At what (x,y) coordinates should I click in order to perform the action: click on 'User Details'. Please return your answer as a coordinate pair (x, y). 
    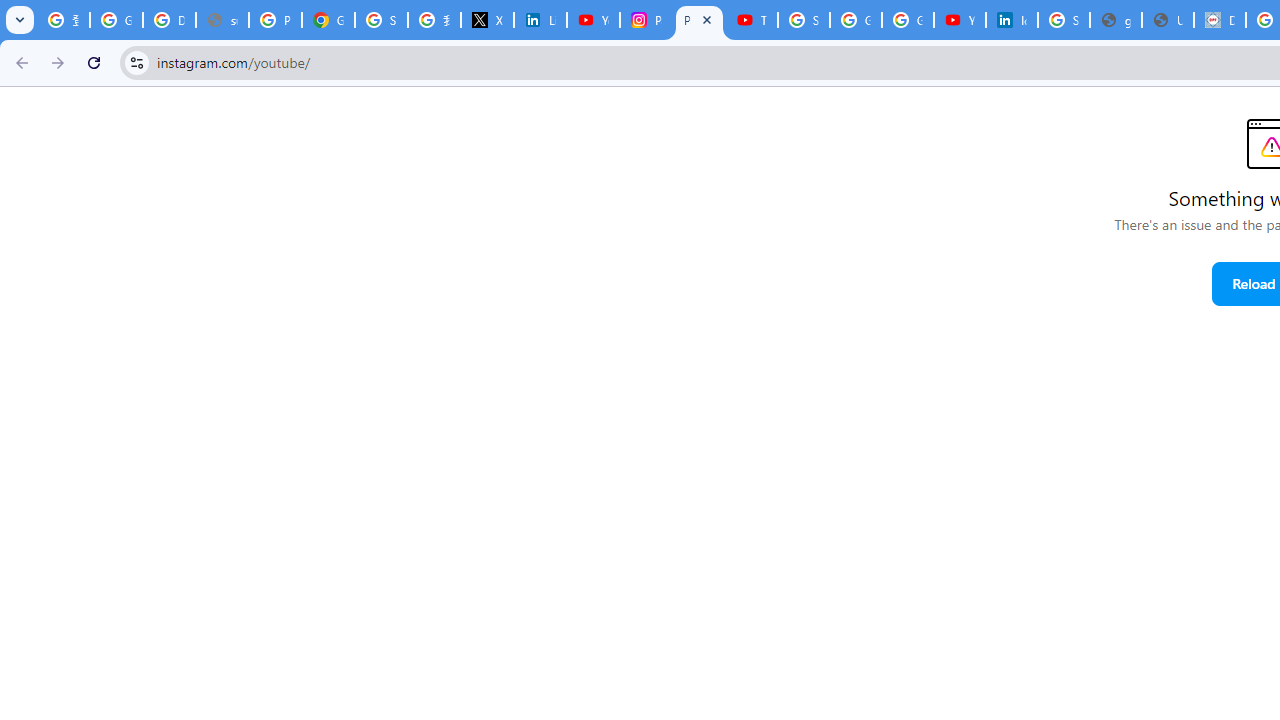
    Looking at the image, I should click on (1168, 20).